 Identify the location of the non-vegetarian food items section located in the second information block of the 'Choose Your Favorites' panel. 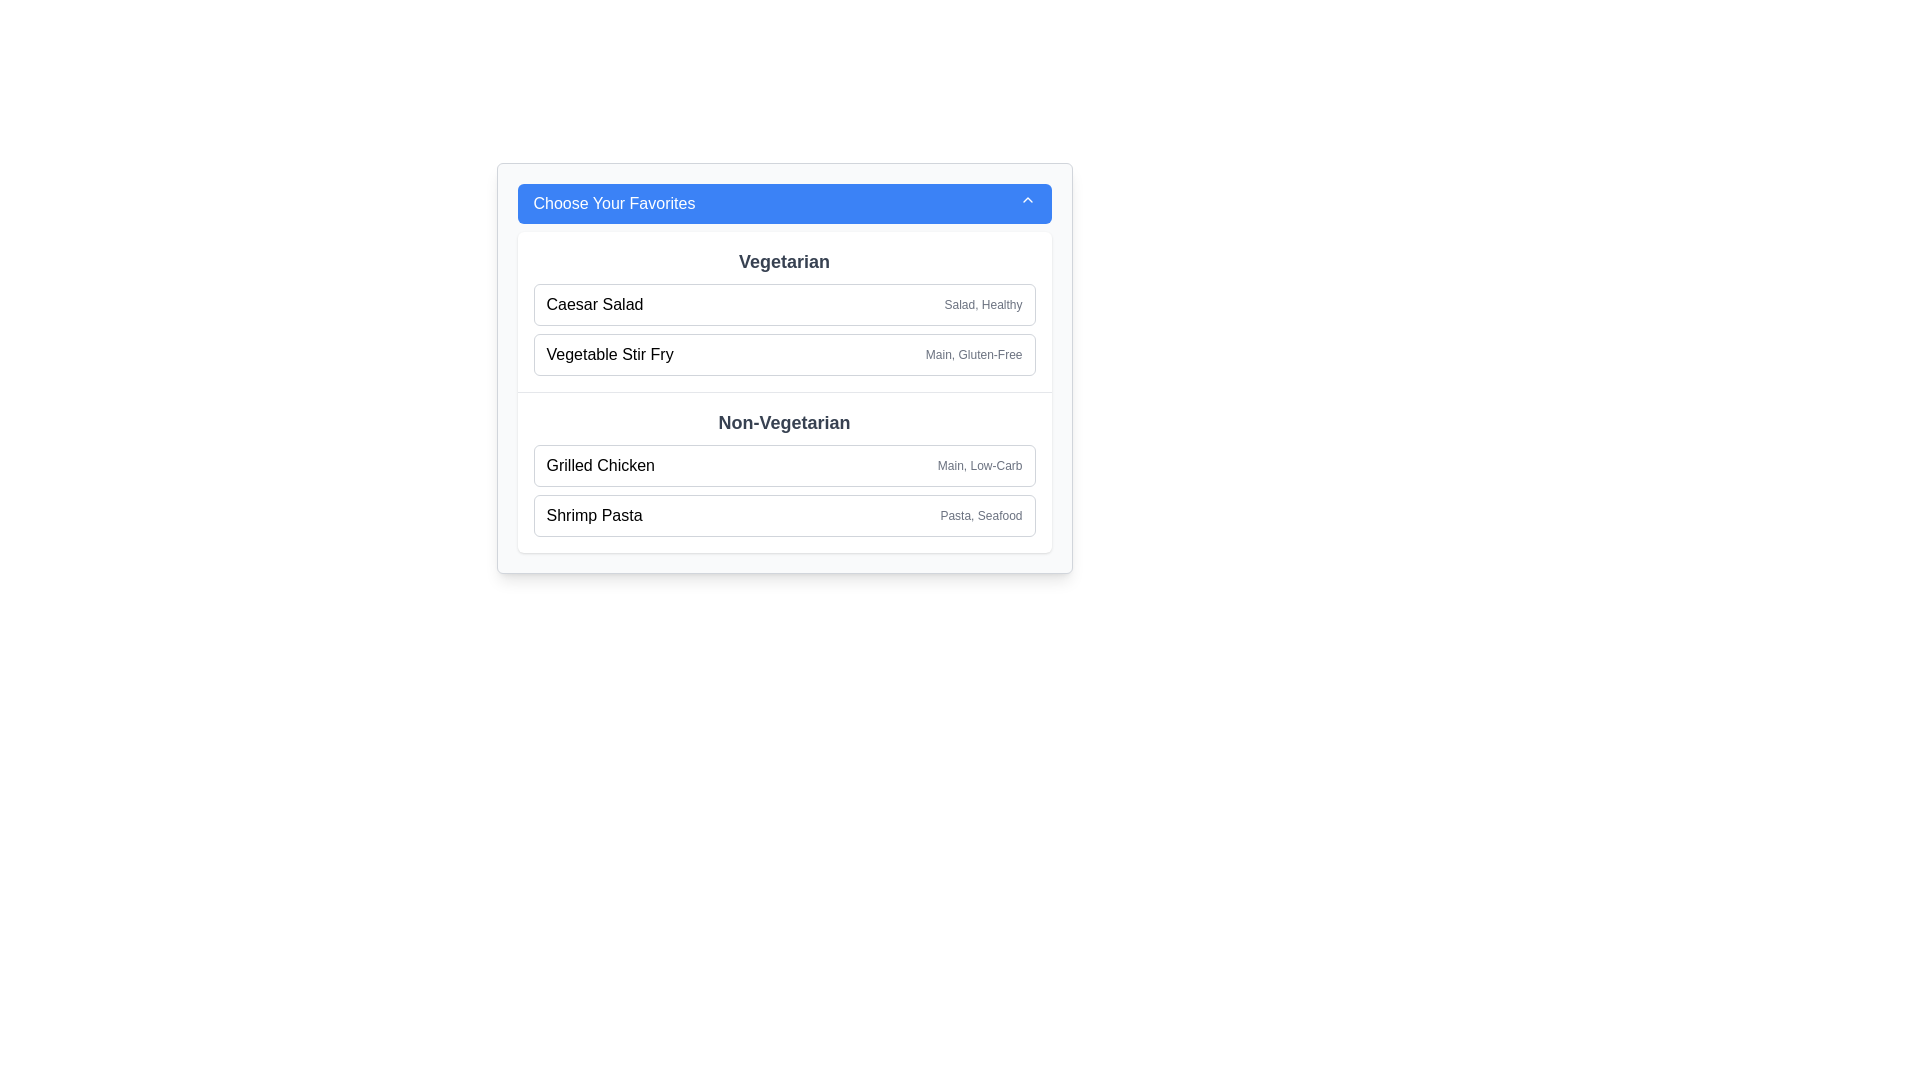
(783, 472).